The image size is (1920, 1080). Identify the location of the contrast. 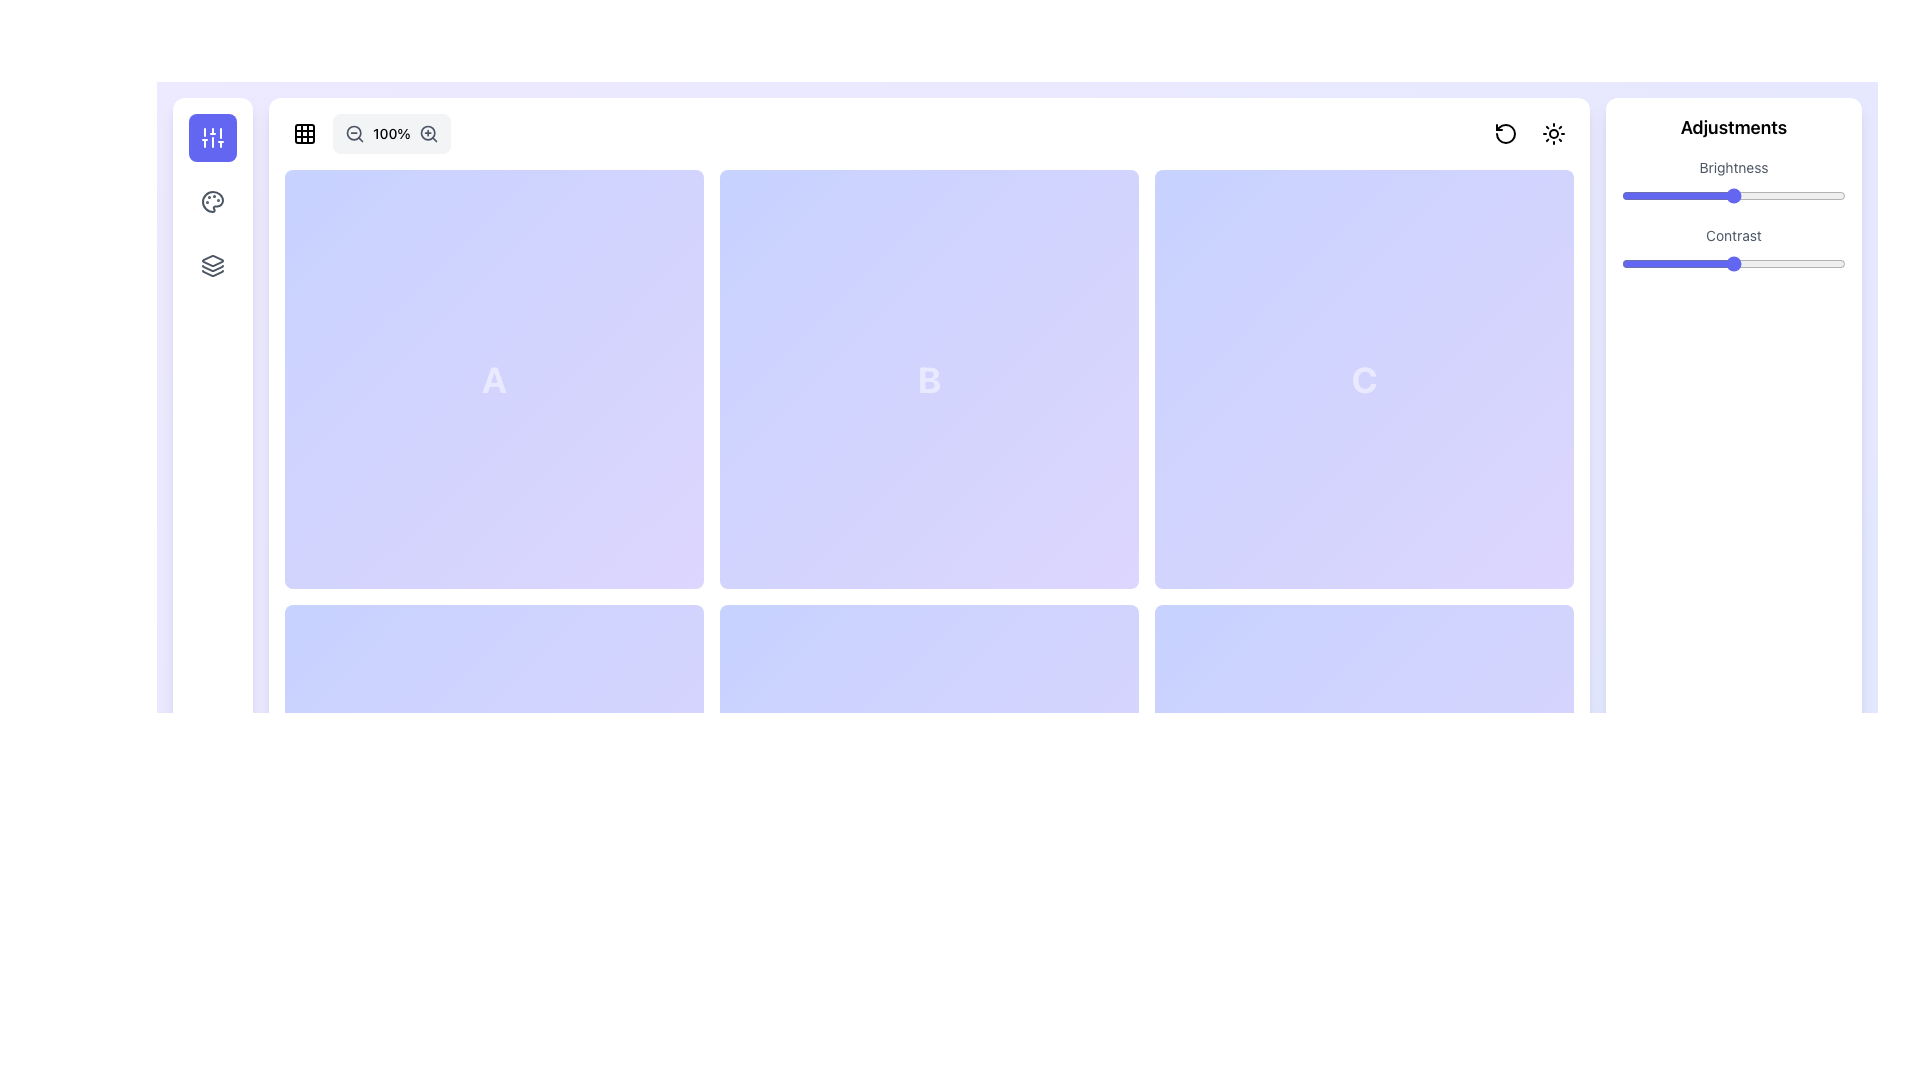
(1780, 262).